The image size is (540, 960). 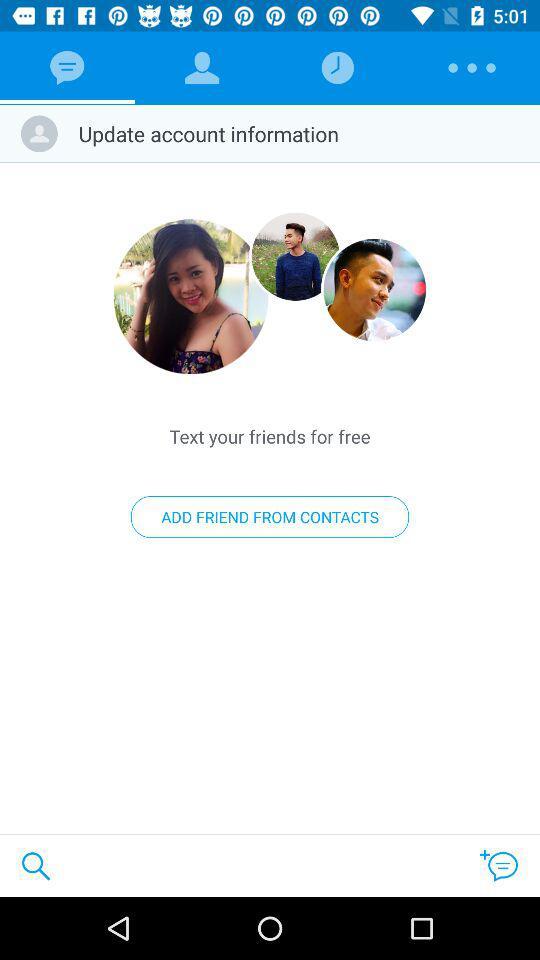 I want to click on friend from contact, so click(x=294, y=255).